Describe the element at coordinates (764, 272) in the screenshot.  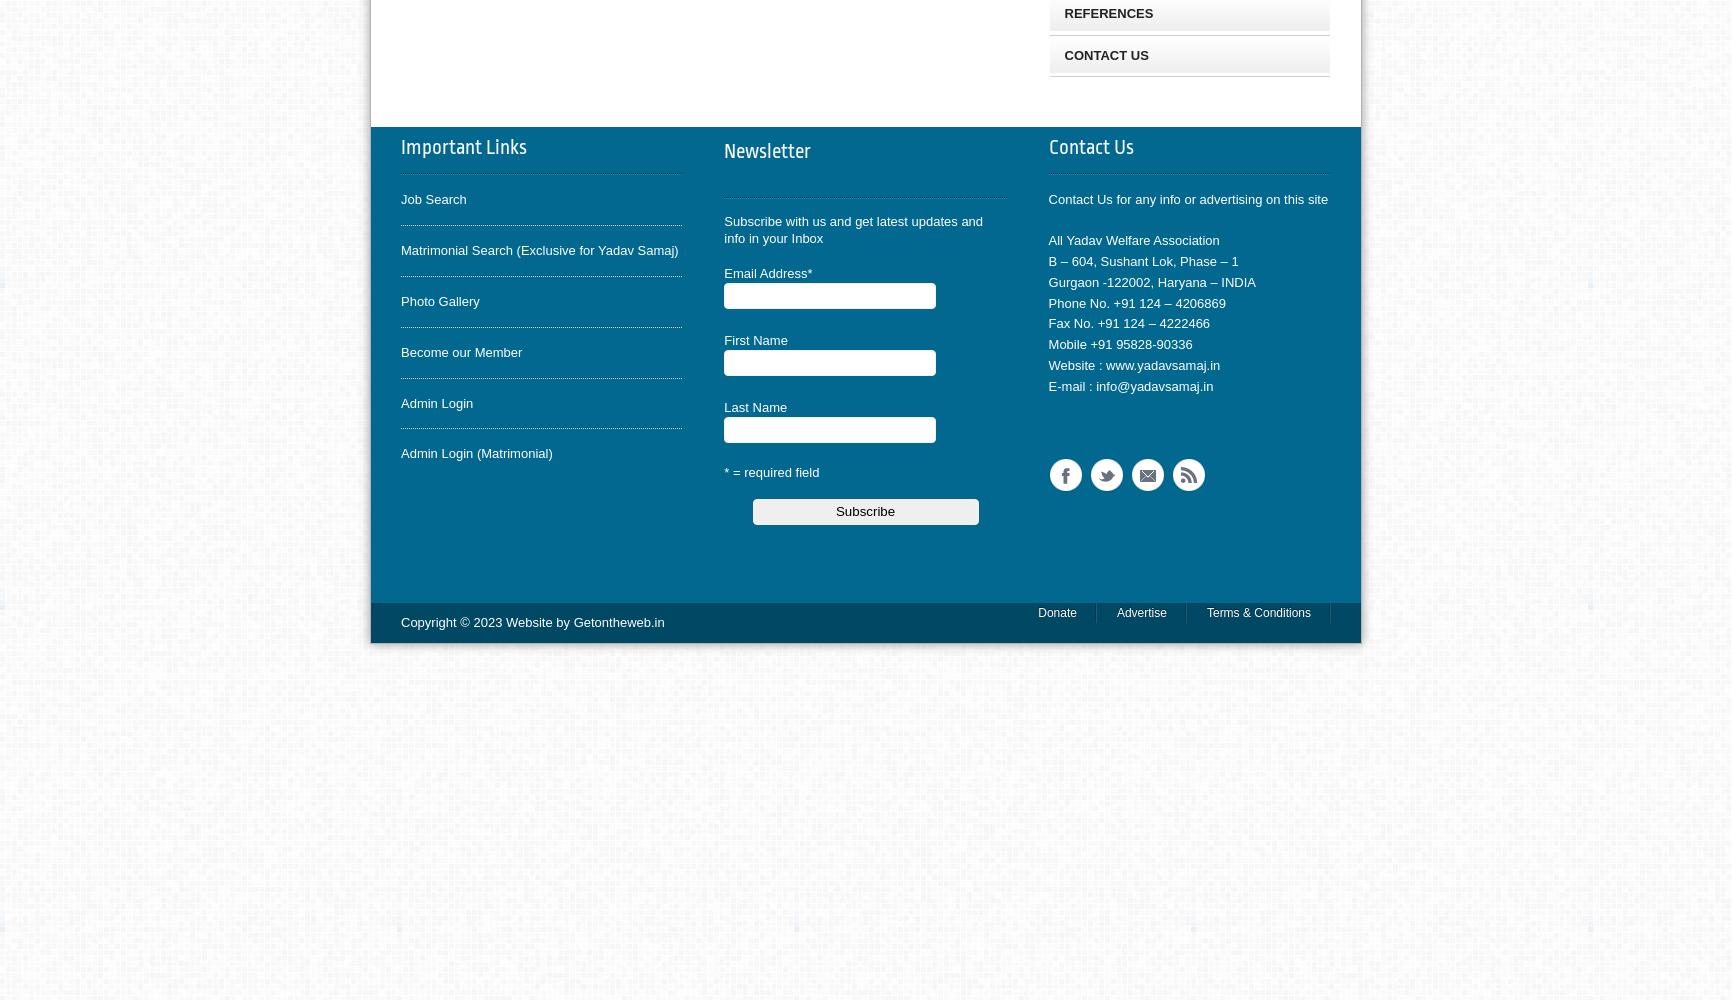
I see `'Email Address'` at that location.